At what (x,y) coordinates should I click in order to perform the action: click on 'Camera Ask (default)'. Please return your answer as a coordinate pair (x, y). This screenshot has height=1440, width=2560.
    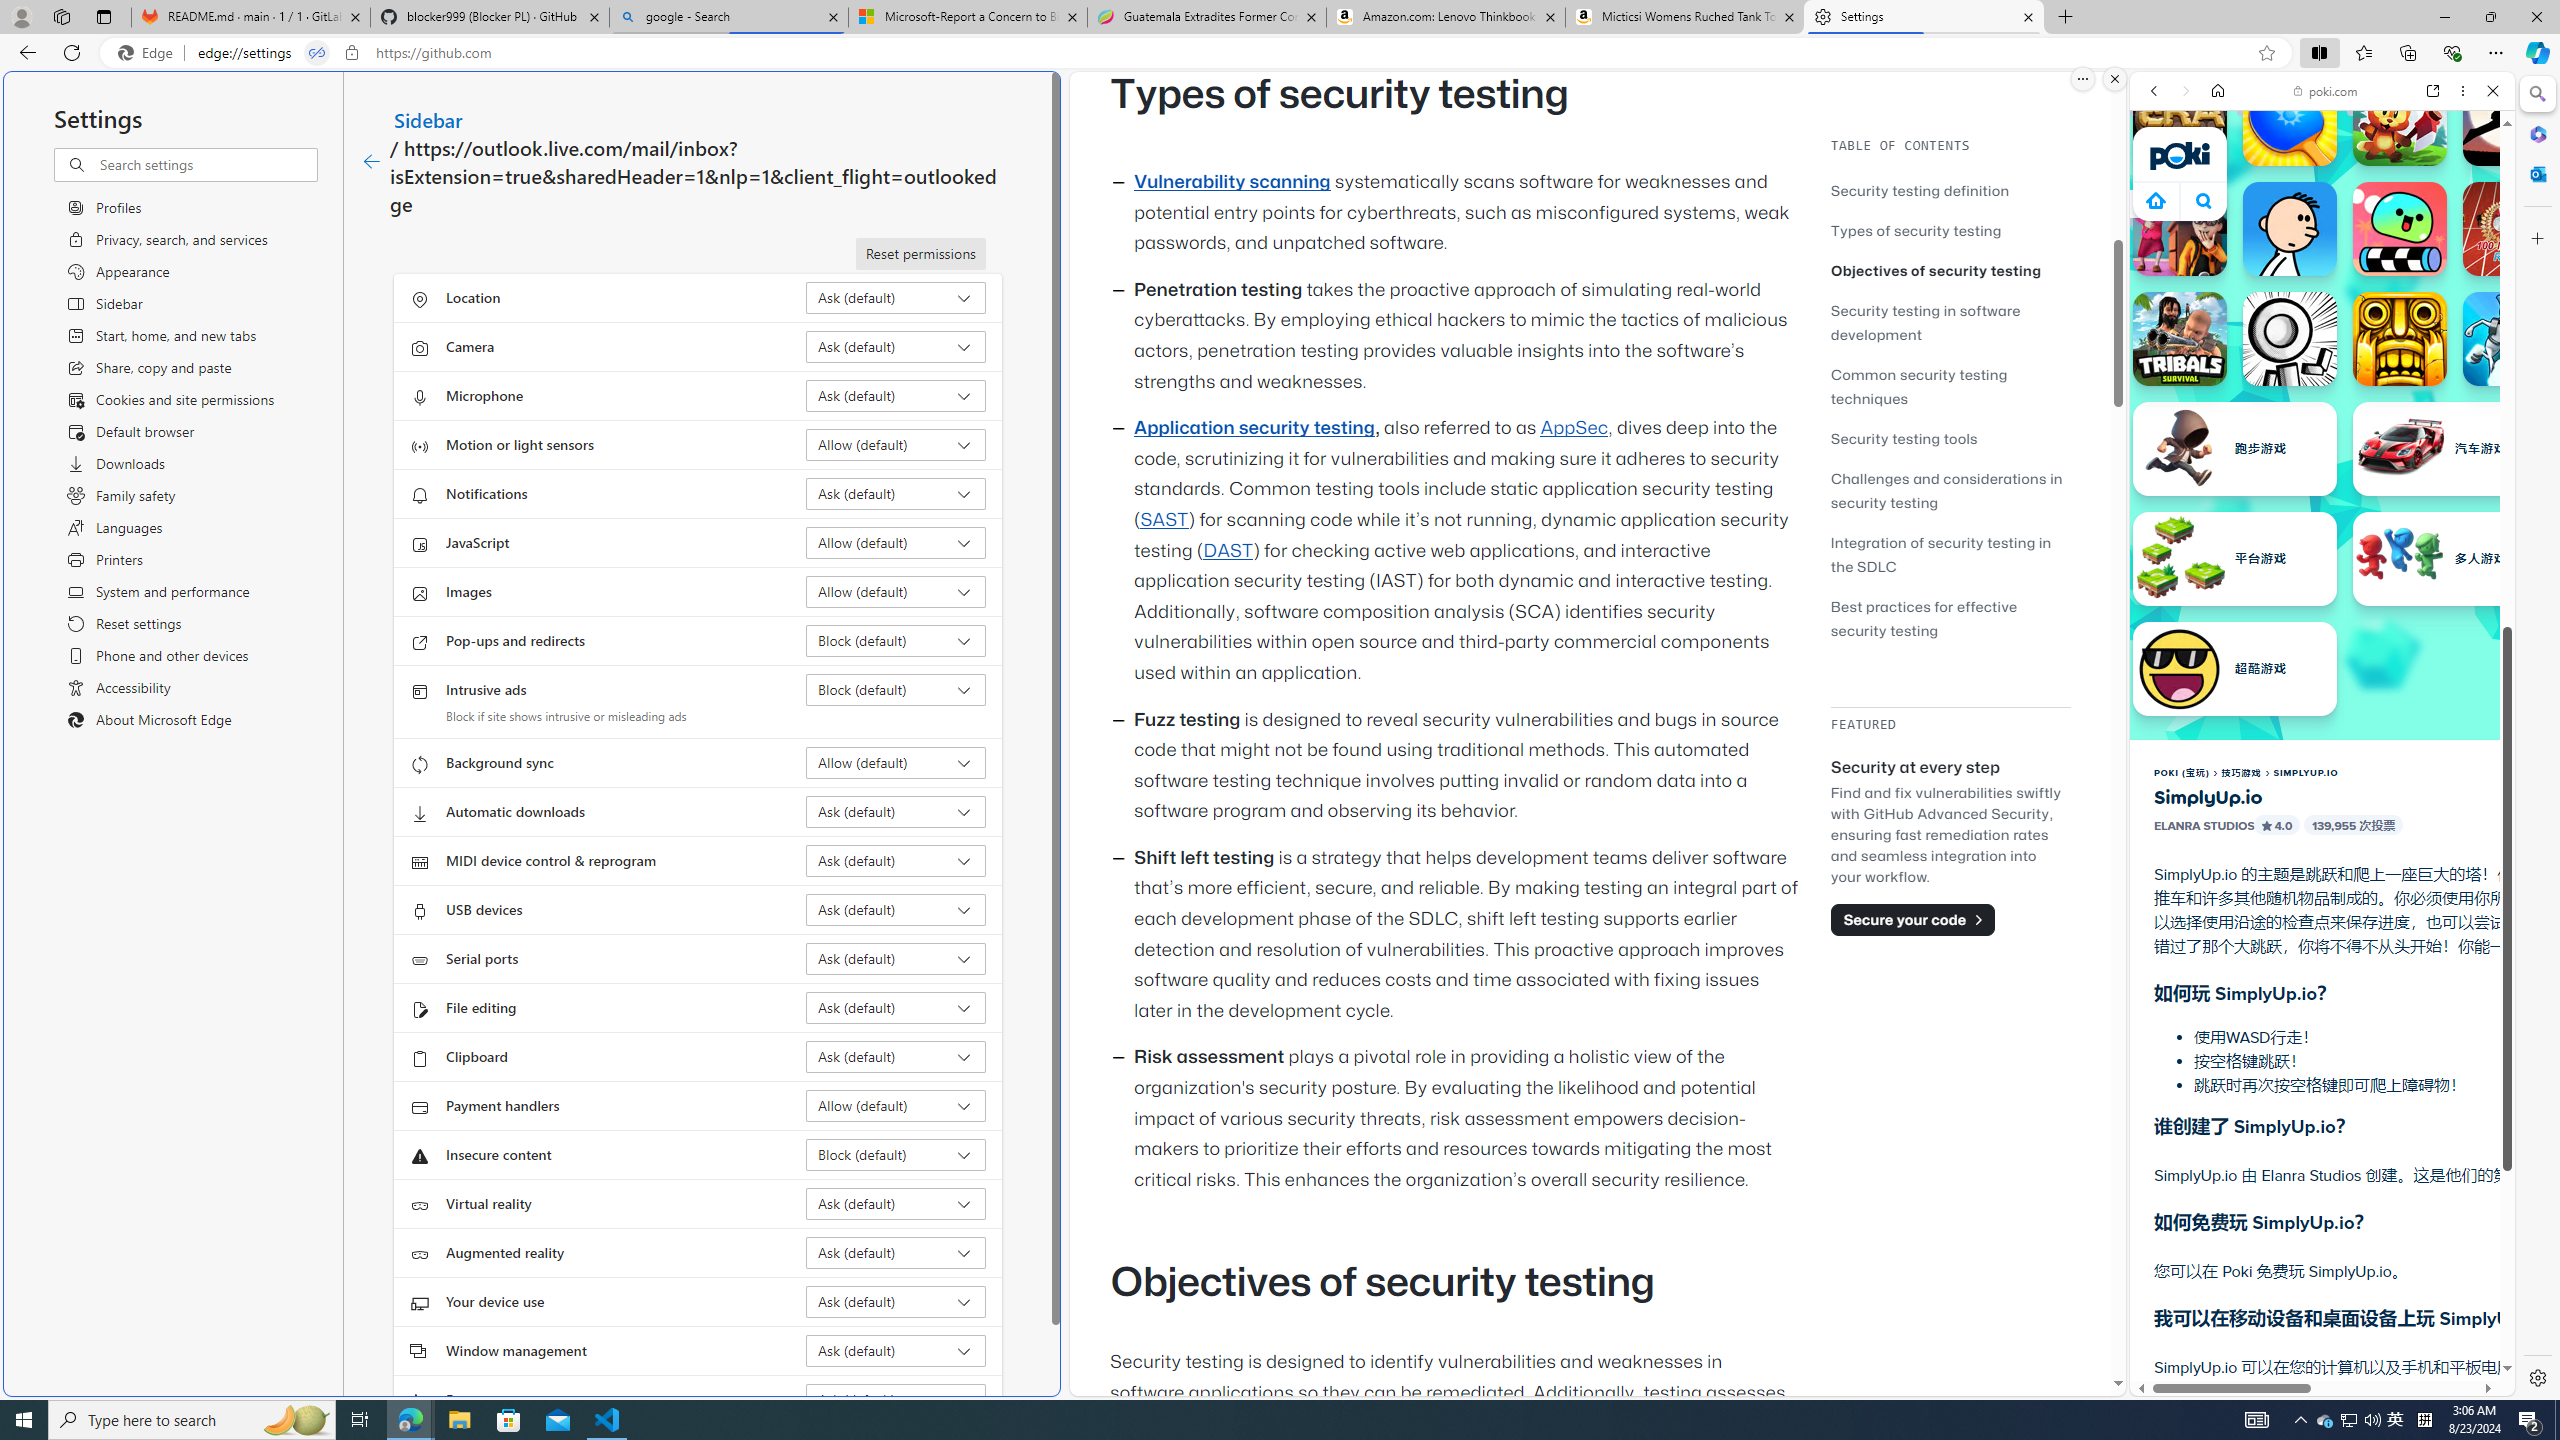
    Looking at the image, I should click on (896, 346).